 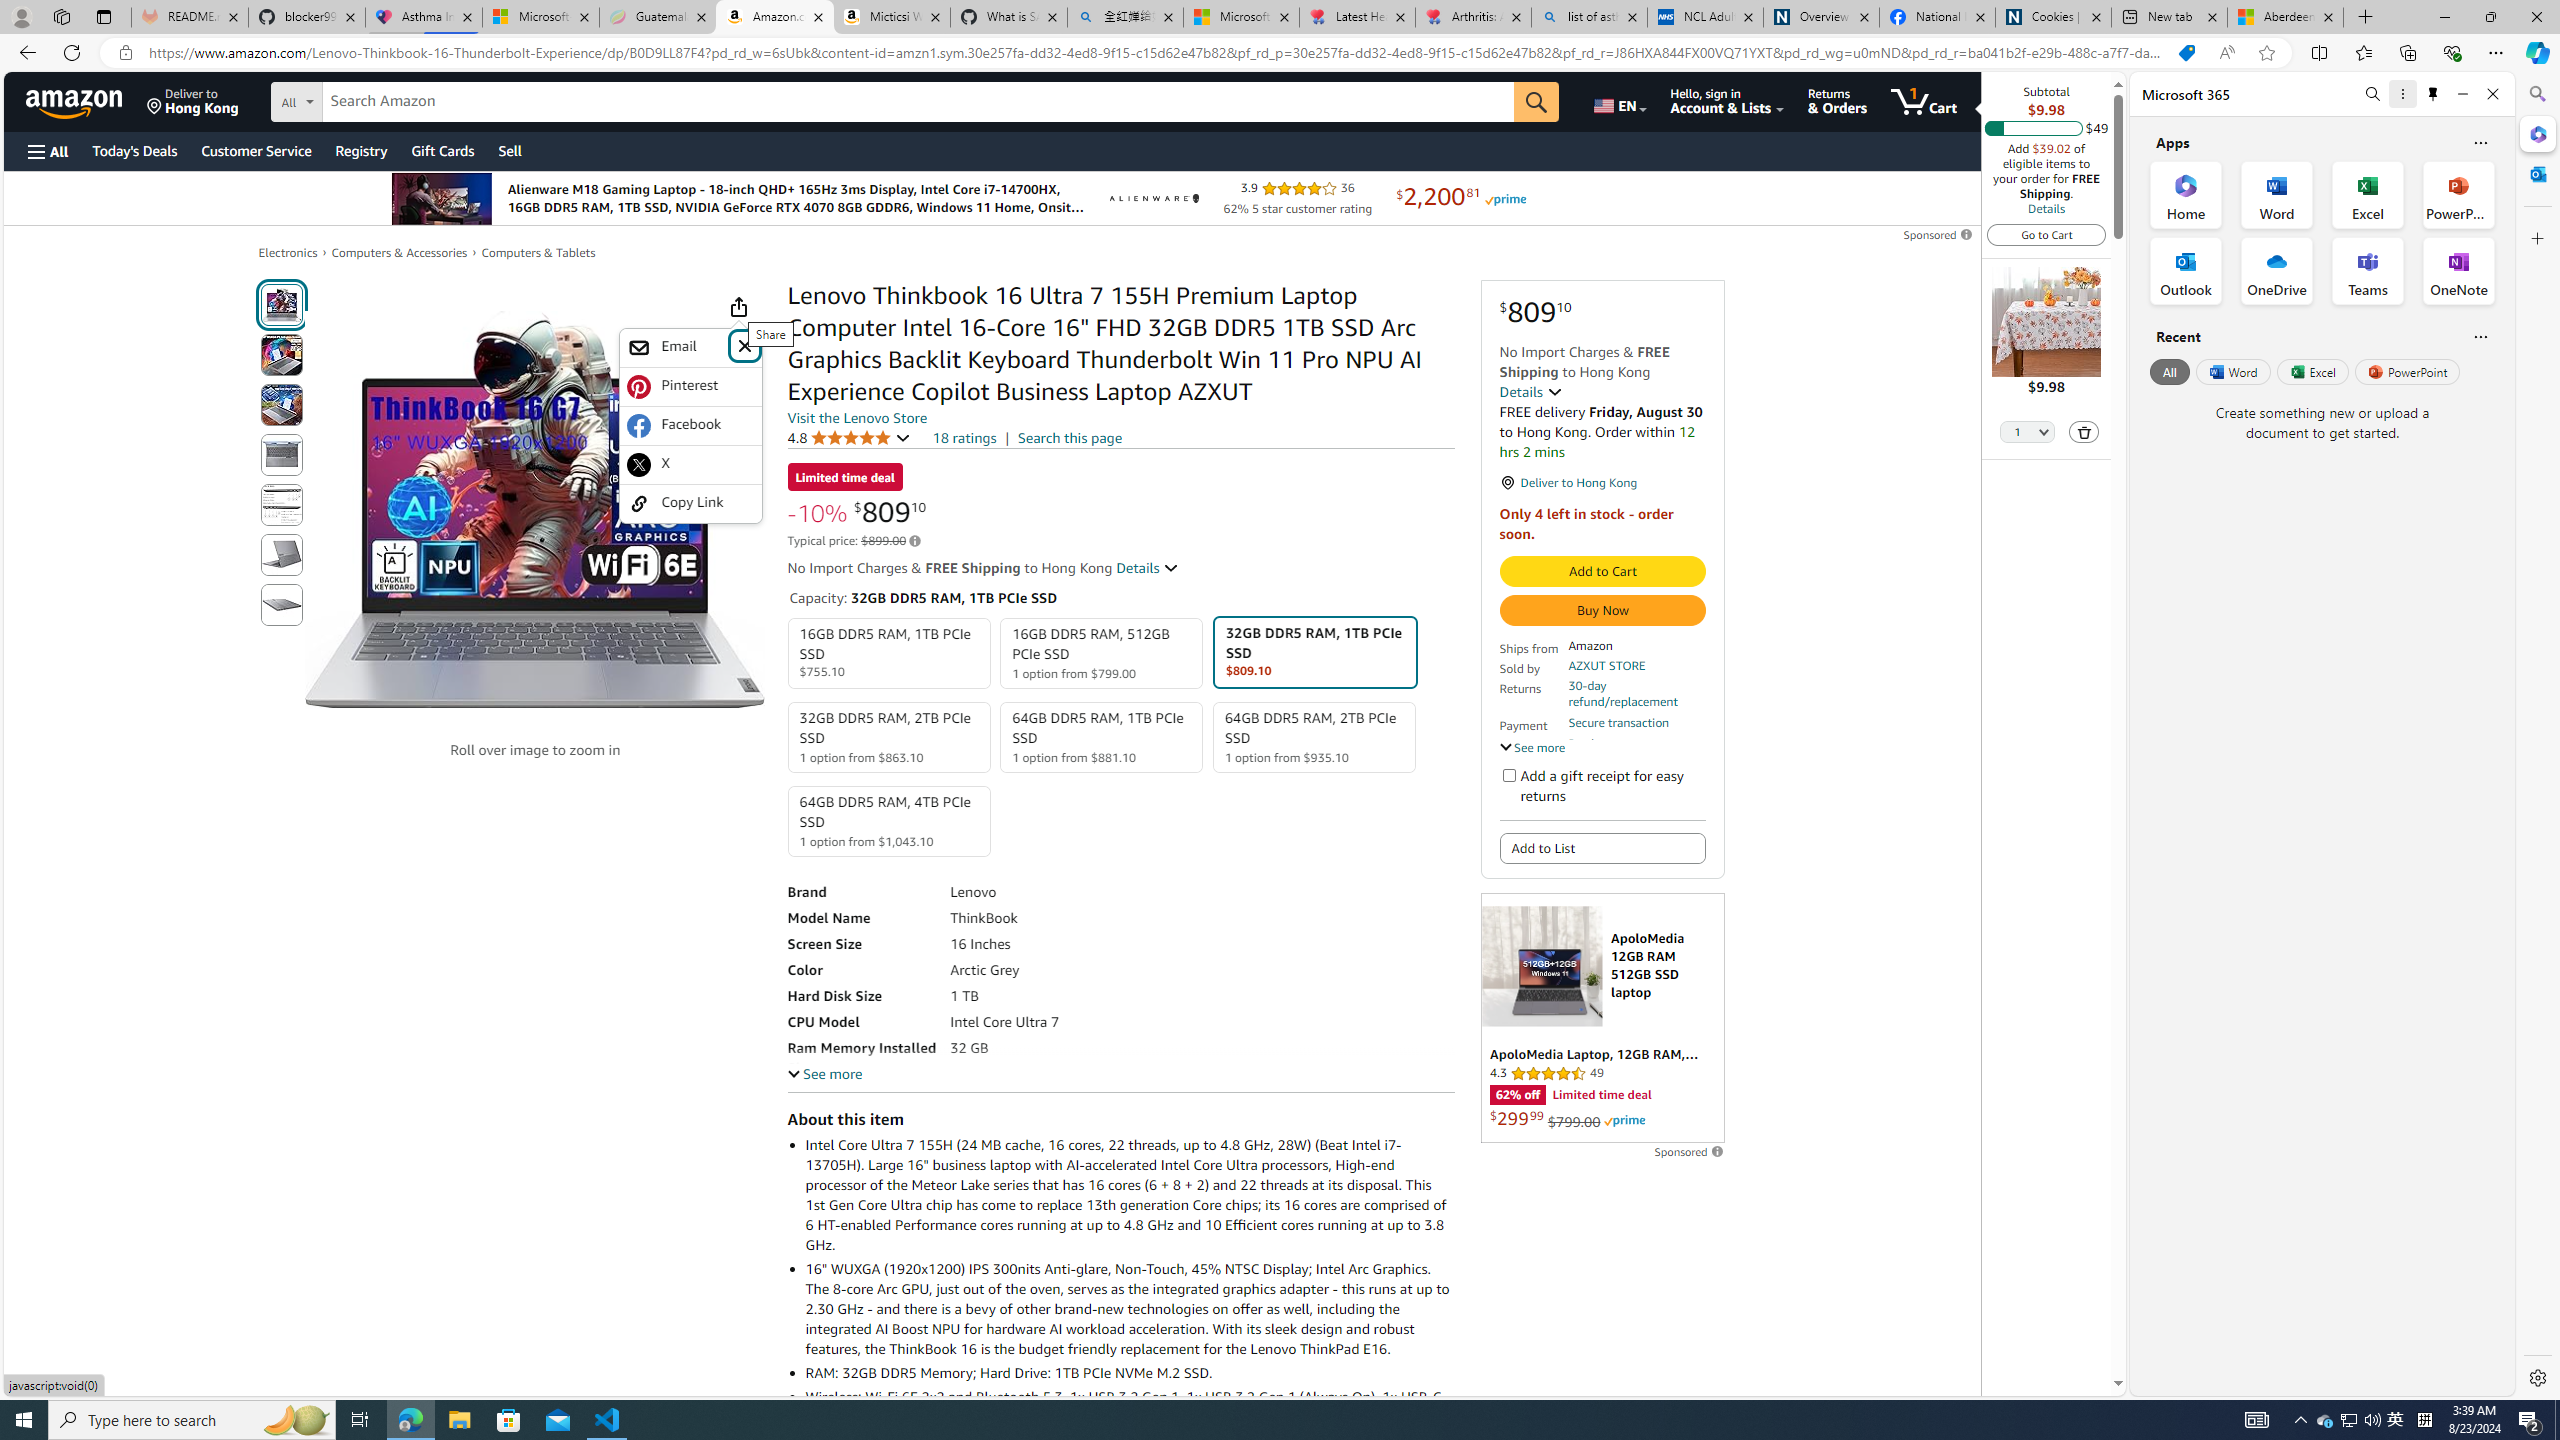 I want to click on 'Deliver to Hong Kong', so click(x=192, y=100).